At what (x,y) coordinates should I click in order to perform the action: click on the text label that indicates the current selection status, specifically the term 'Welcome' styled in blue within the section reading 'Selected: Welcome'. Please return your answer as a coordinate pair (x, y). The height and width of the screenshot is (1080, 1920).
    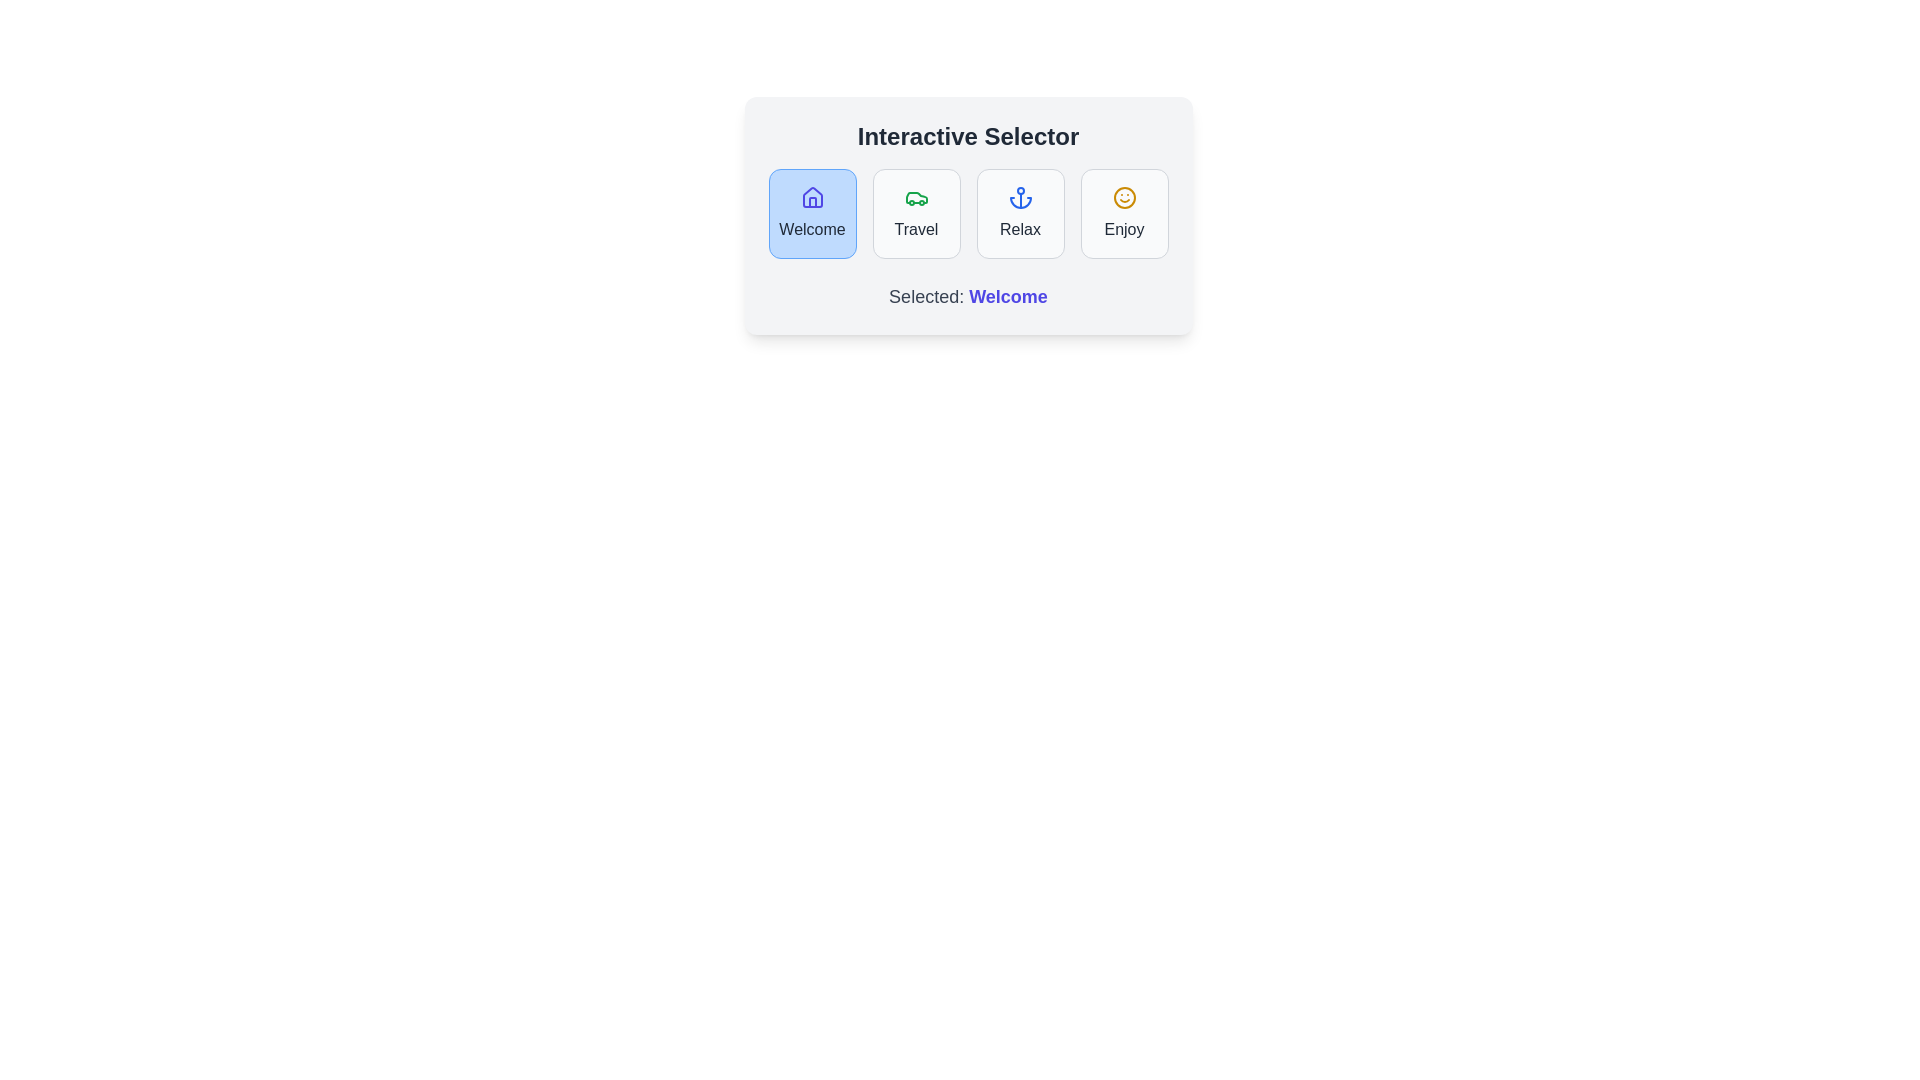
    Looking at the image, I should click on (1008, 297).